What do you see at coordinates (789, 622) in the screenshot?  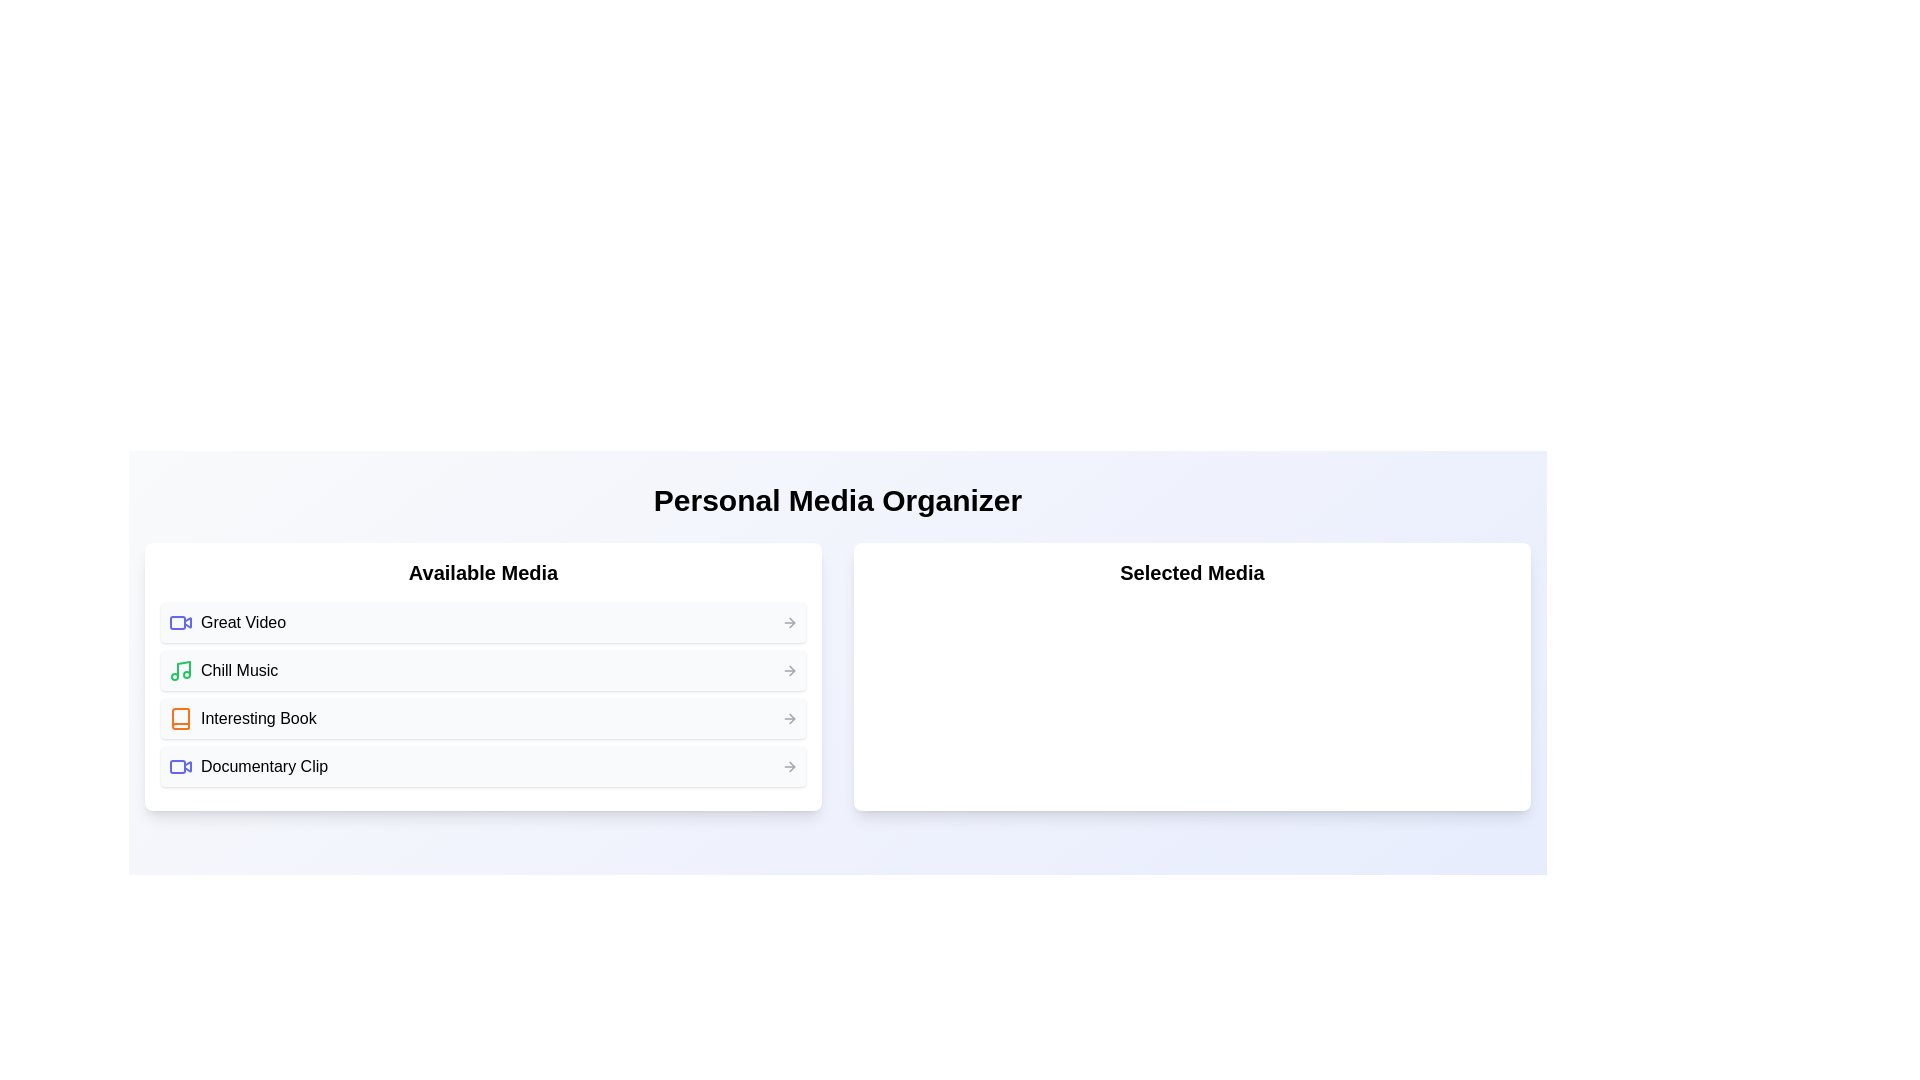 I see `the right-pointing gray arrow icon located at the rightmost part of the 'Great Video' row in the 'Available Media' list` at bounding box center [789, 622].